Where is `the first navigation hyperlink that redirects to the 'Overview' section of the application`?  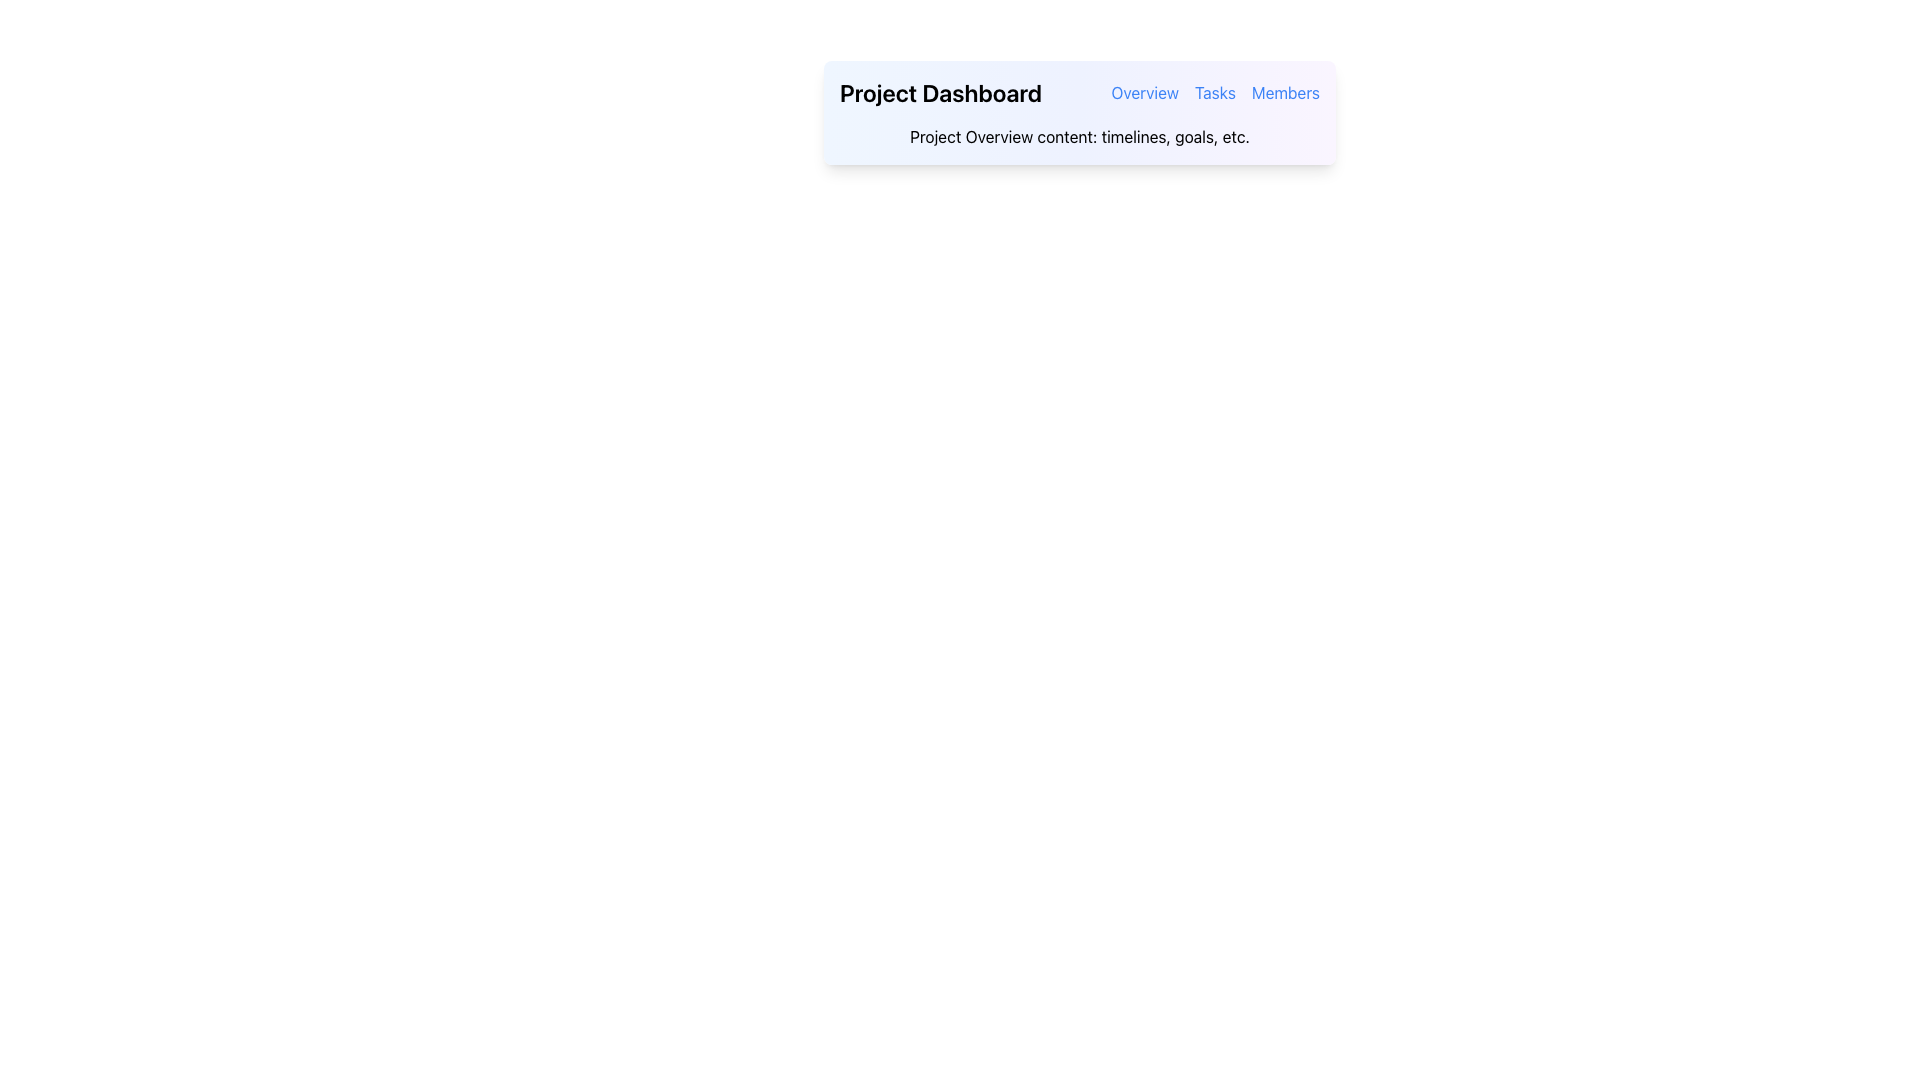 the first navigation hyperlink that redirects to the 'Overview' section of the application is located at coordinates (1145, 92).